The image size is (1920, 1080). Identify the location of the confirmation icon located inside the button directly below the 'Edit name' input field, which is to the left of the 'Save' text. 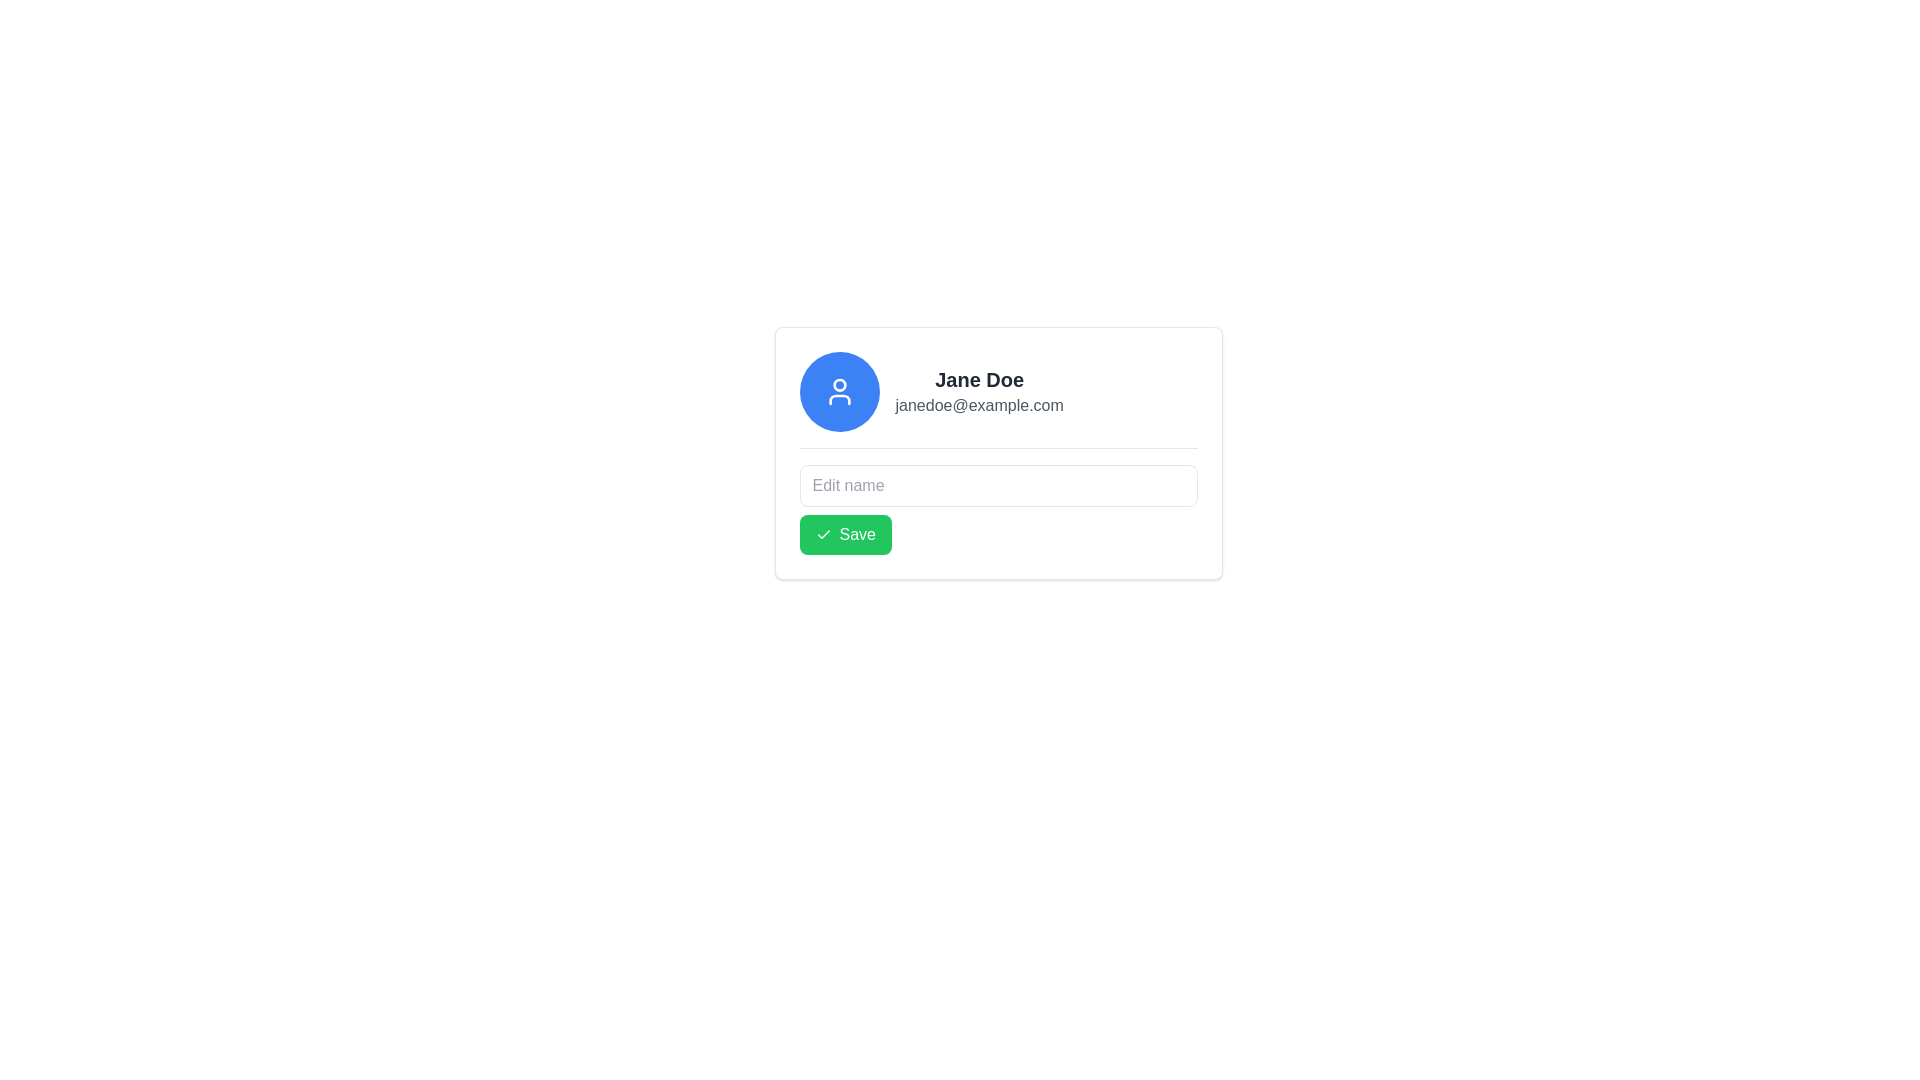
(823, 534).